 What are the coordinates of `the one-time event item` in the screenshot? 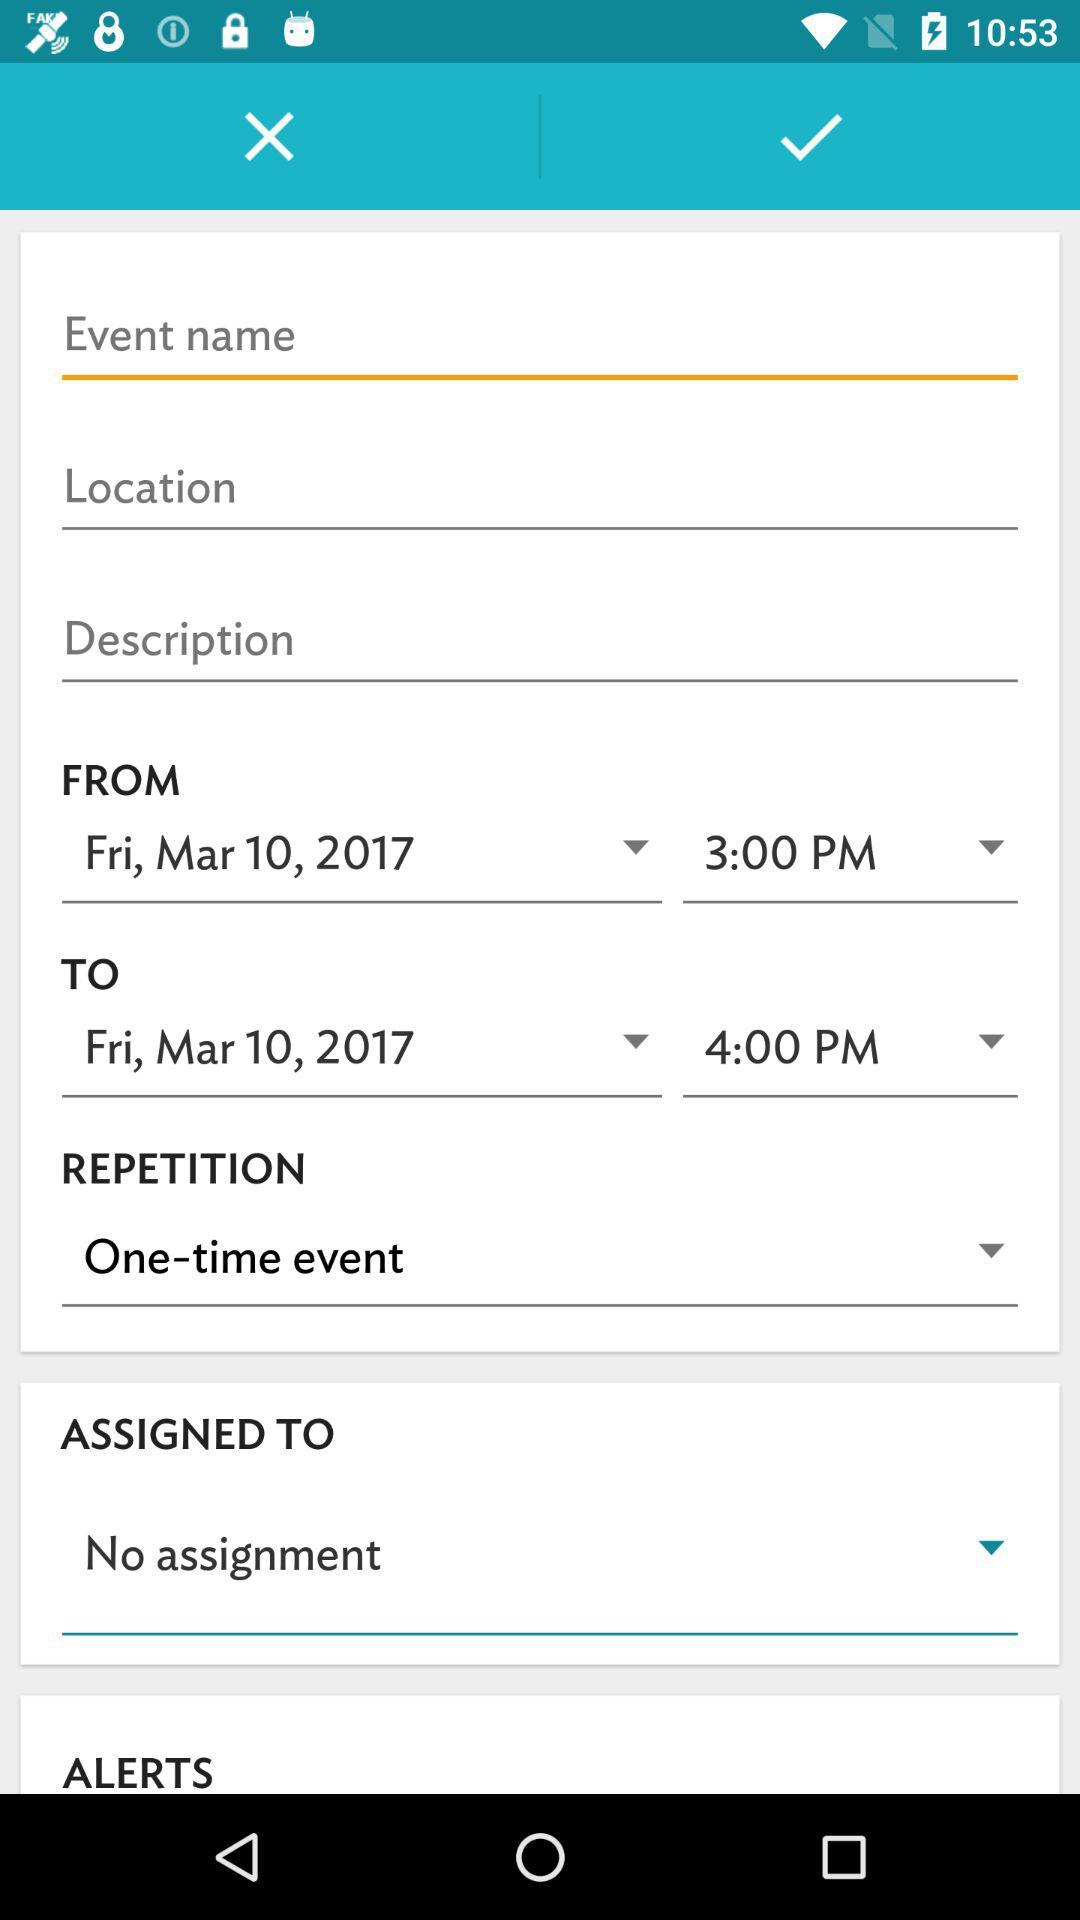 It's located at (540, 1256).